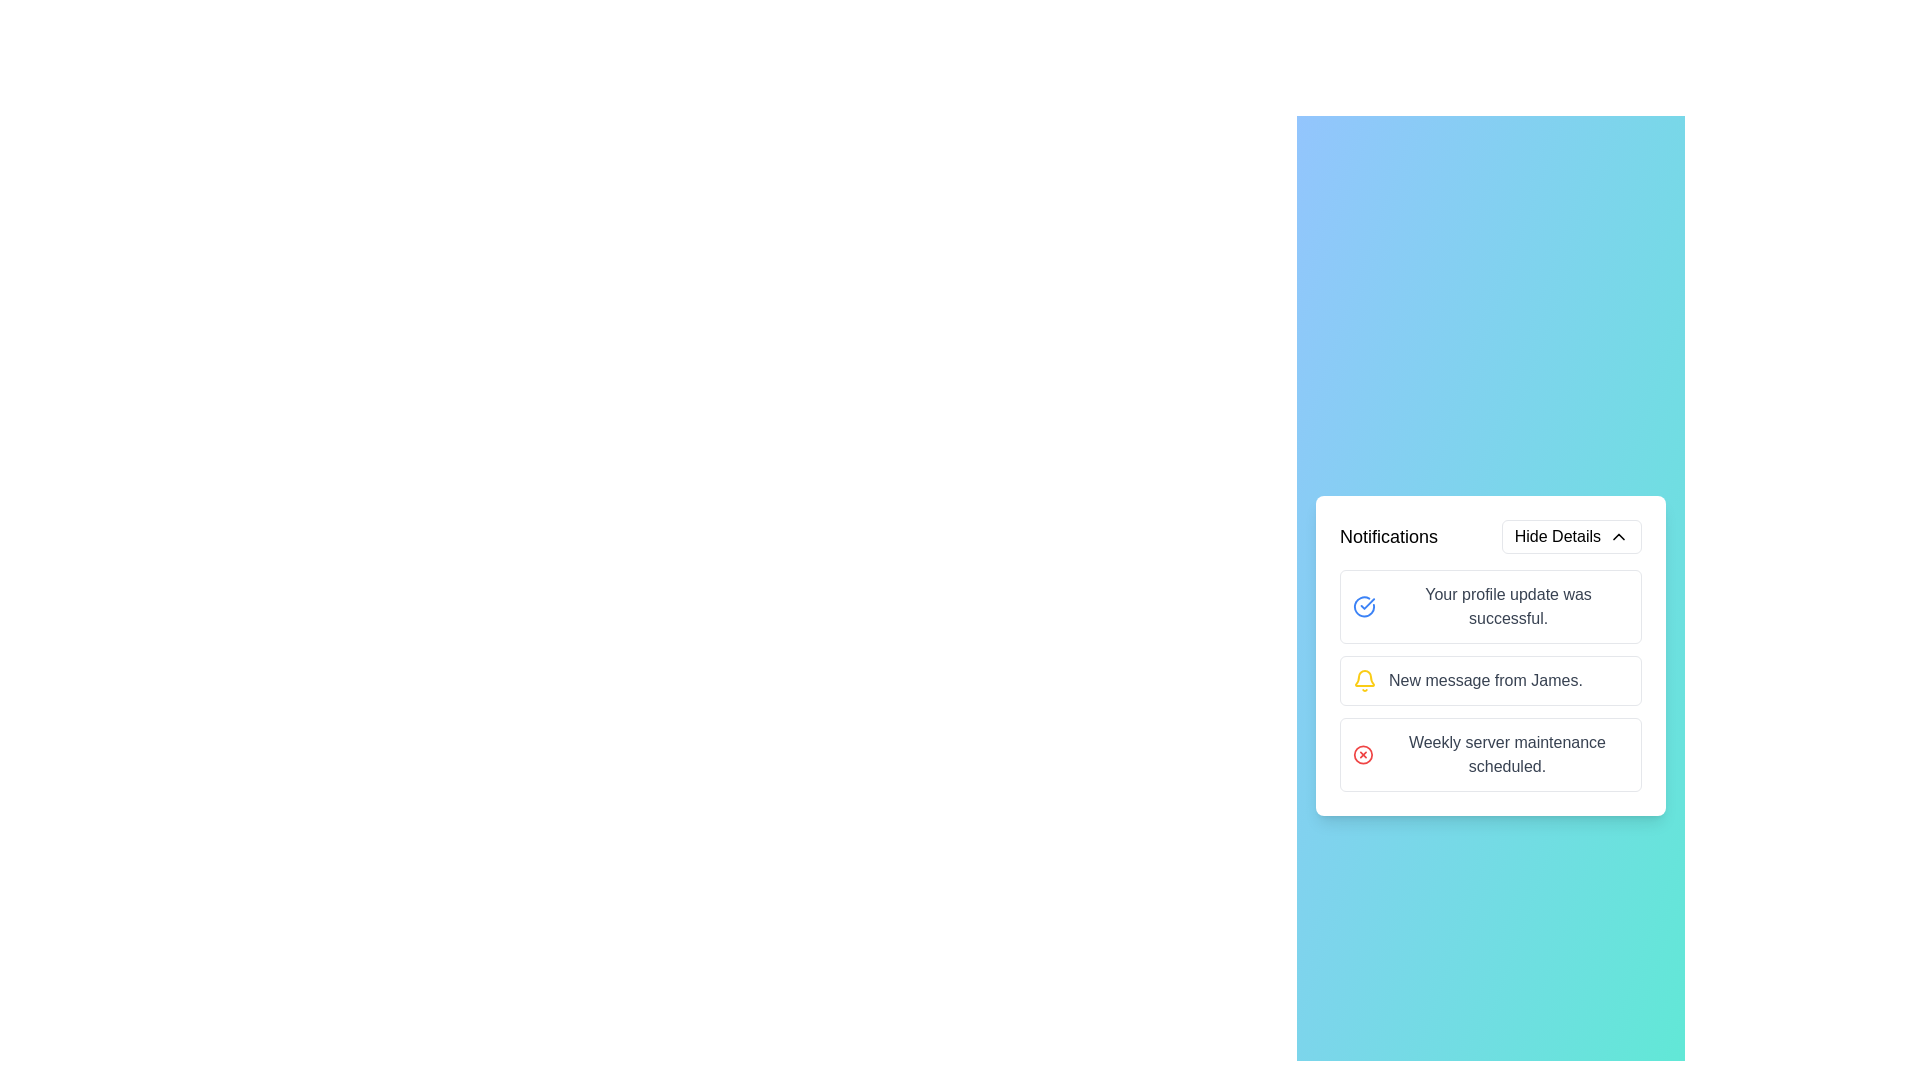 Image resolution: width=1920 pixels, height=1080 pixels. I want to click on the circular red icon located at the beginning of the third notification message that indicates 'Weekly server maintenance scheduled.', so click(1362, 755).